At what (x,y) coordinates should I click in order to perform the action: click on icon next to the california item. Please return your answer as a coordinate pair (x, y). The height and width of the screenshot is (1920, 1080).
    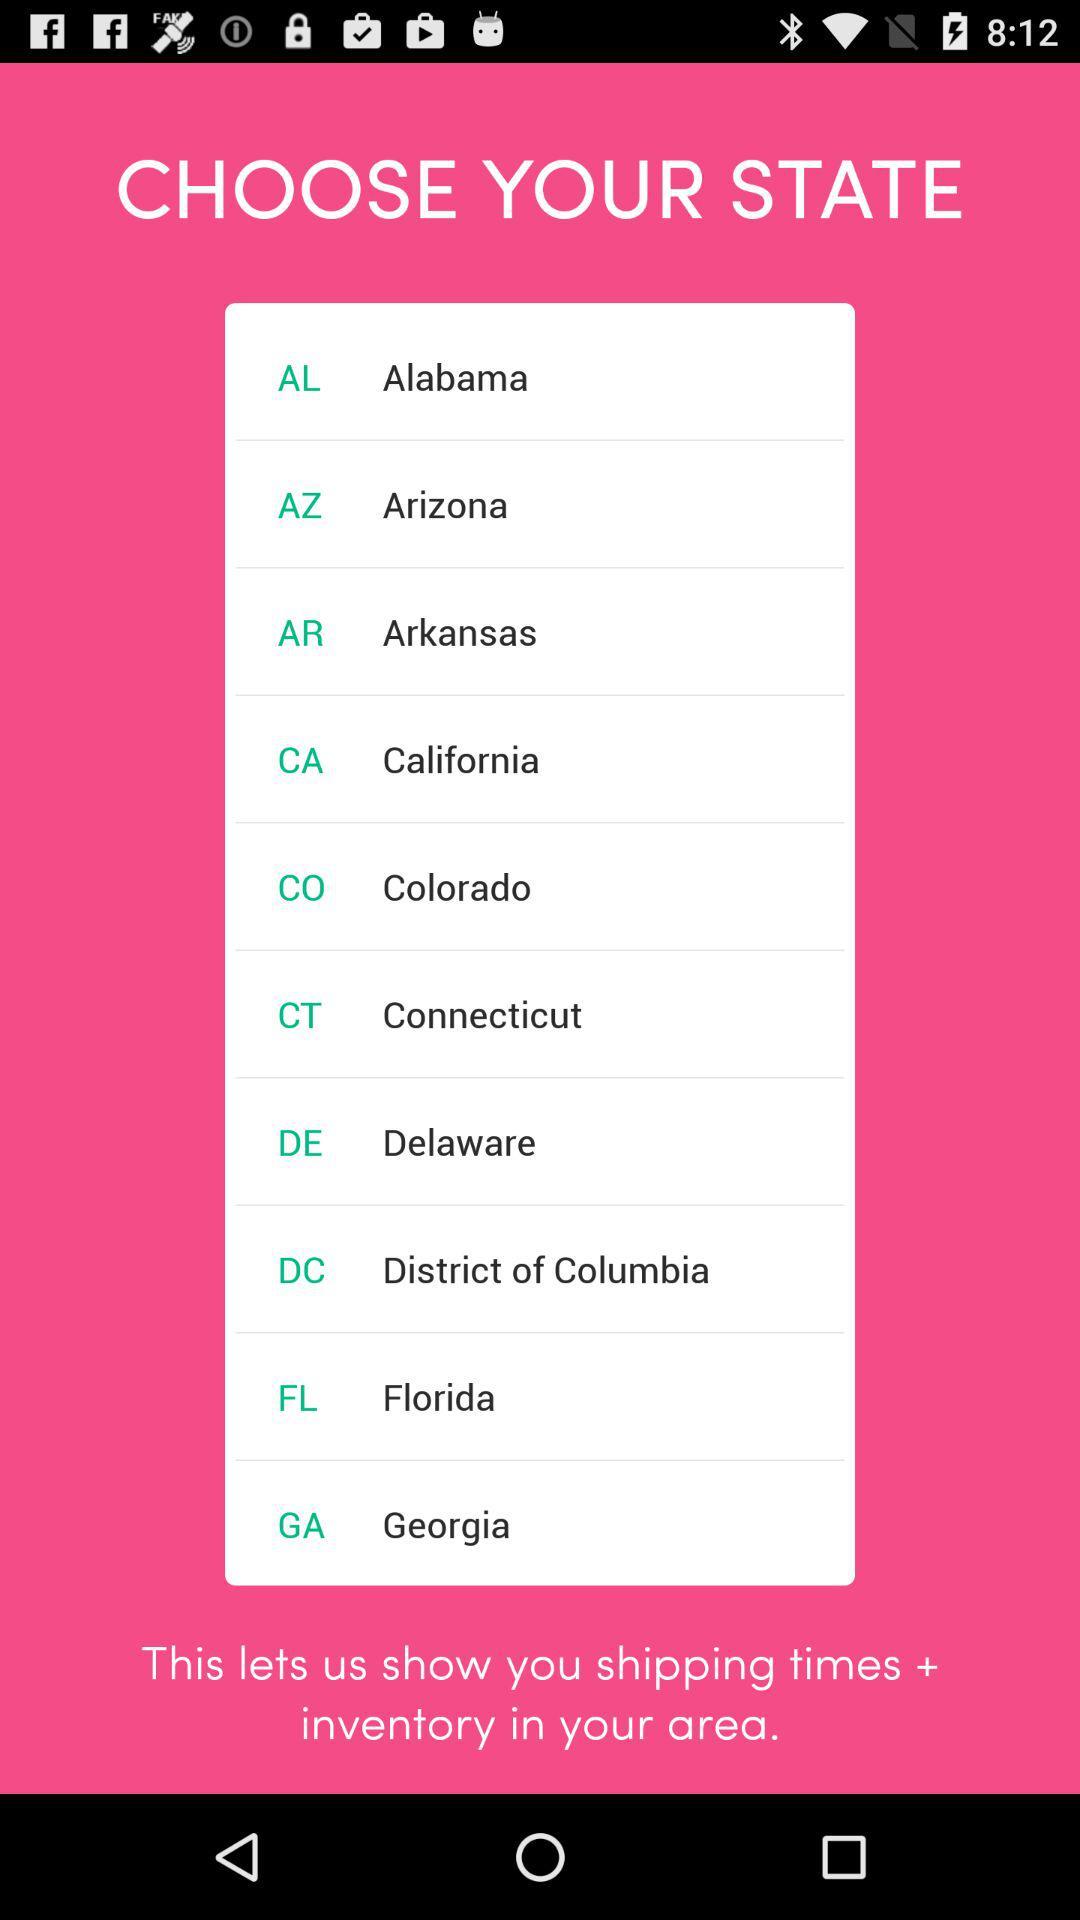
    Looking at the image, I should click on (300, 757).